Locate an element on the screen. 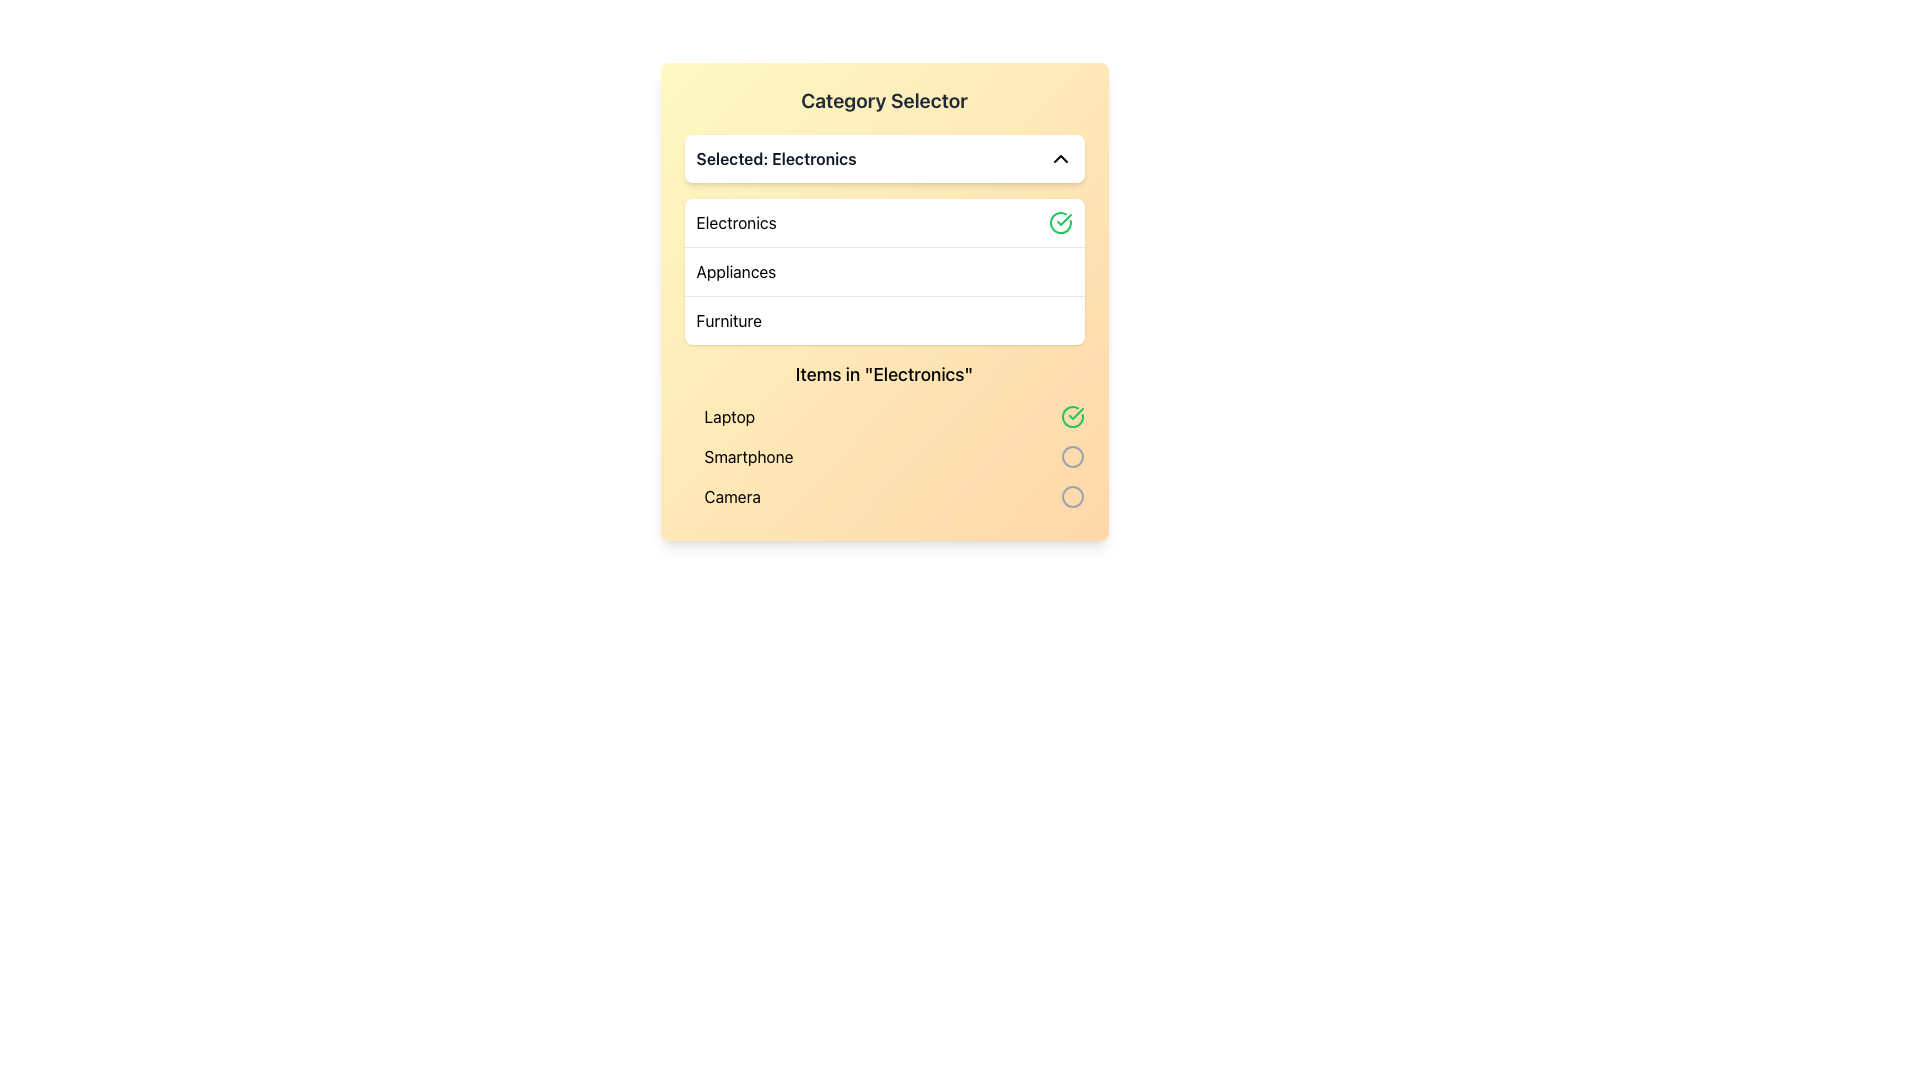 Image resolution: width=1920 pixels, height=1080 pixels. the list item that starts with 'Smartphone', which is the second item in the 'Electronics' list, positioned between 'Laptop' and 'Camera' is located at coordinates (883, 456).